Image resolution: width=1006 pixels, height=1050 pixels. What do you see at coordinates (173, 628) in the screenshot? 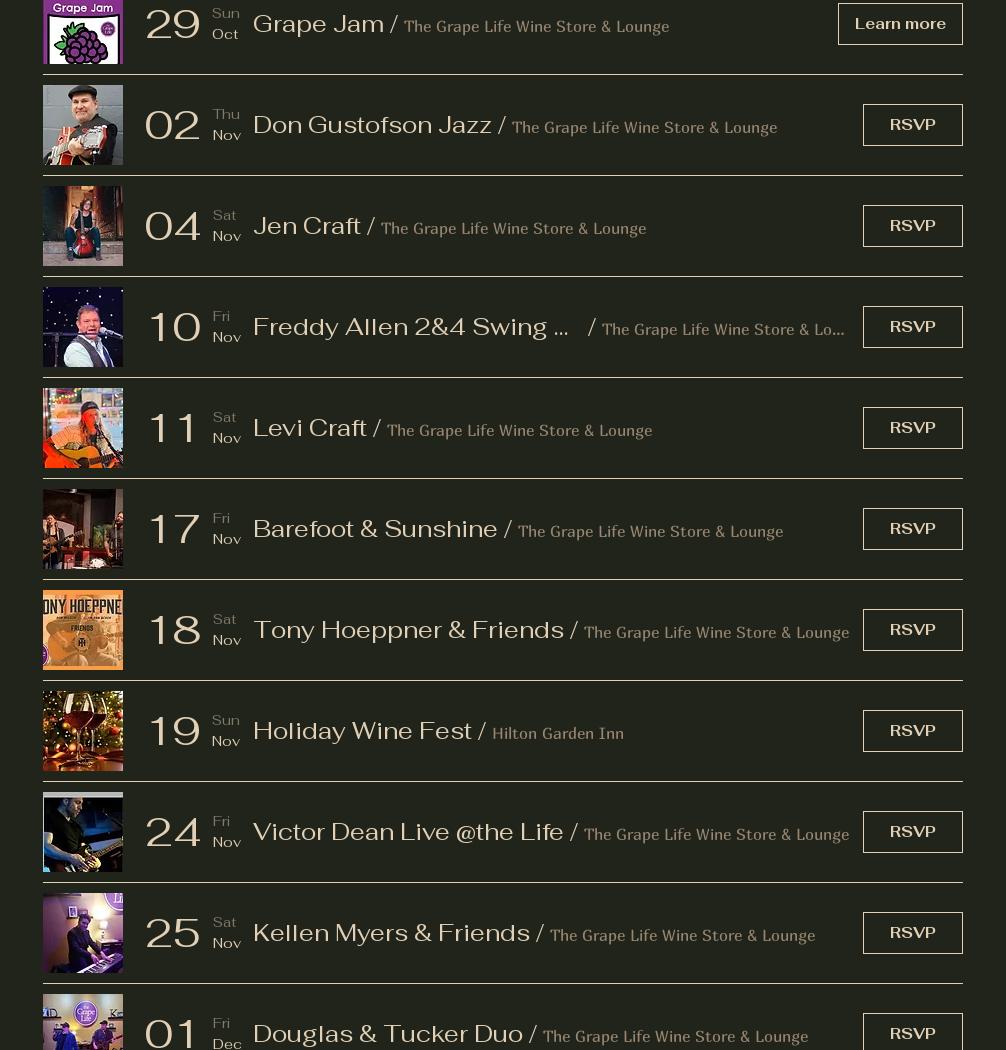
I see `'18'` at bounding box center [173, 628].